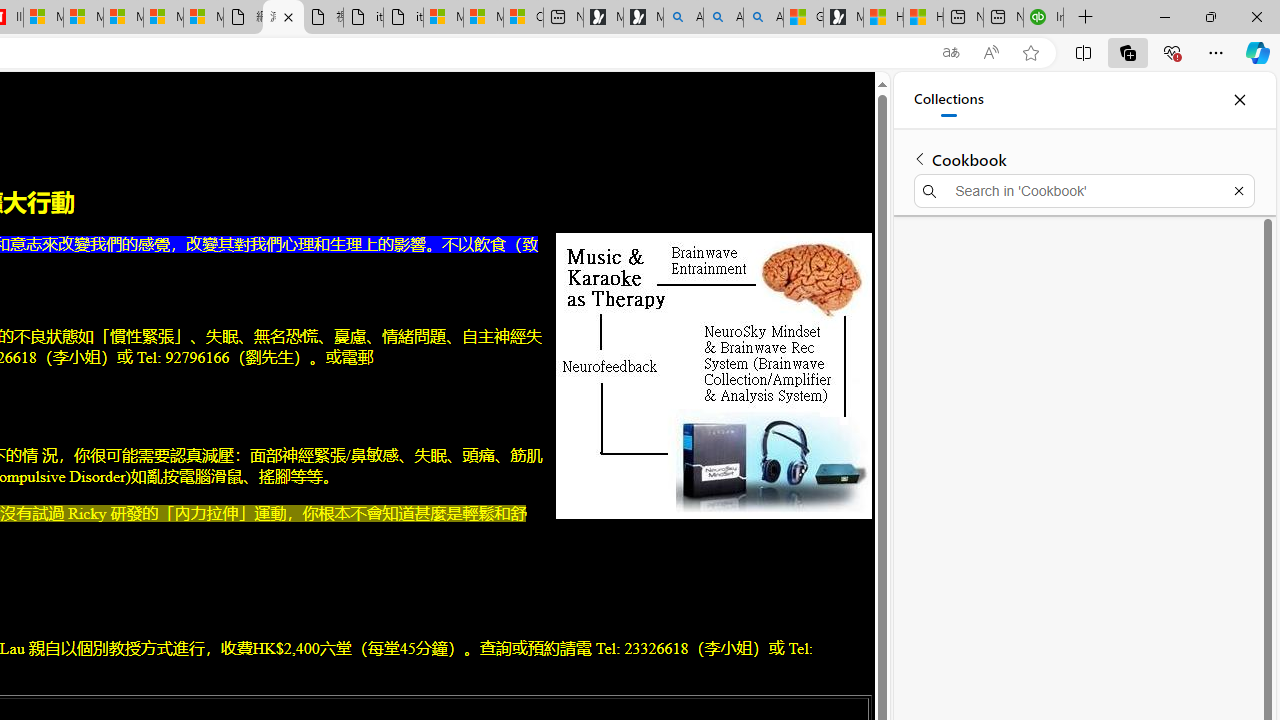  I want to click on 'Copilot (Ctrl+Shift+.)', so click(1257, 51).